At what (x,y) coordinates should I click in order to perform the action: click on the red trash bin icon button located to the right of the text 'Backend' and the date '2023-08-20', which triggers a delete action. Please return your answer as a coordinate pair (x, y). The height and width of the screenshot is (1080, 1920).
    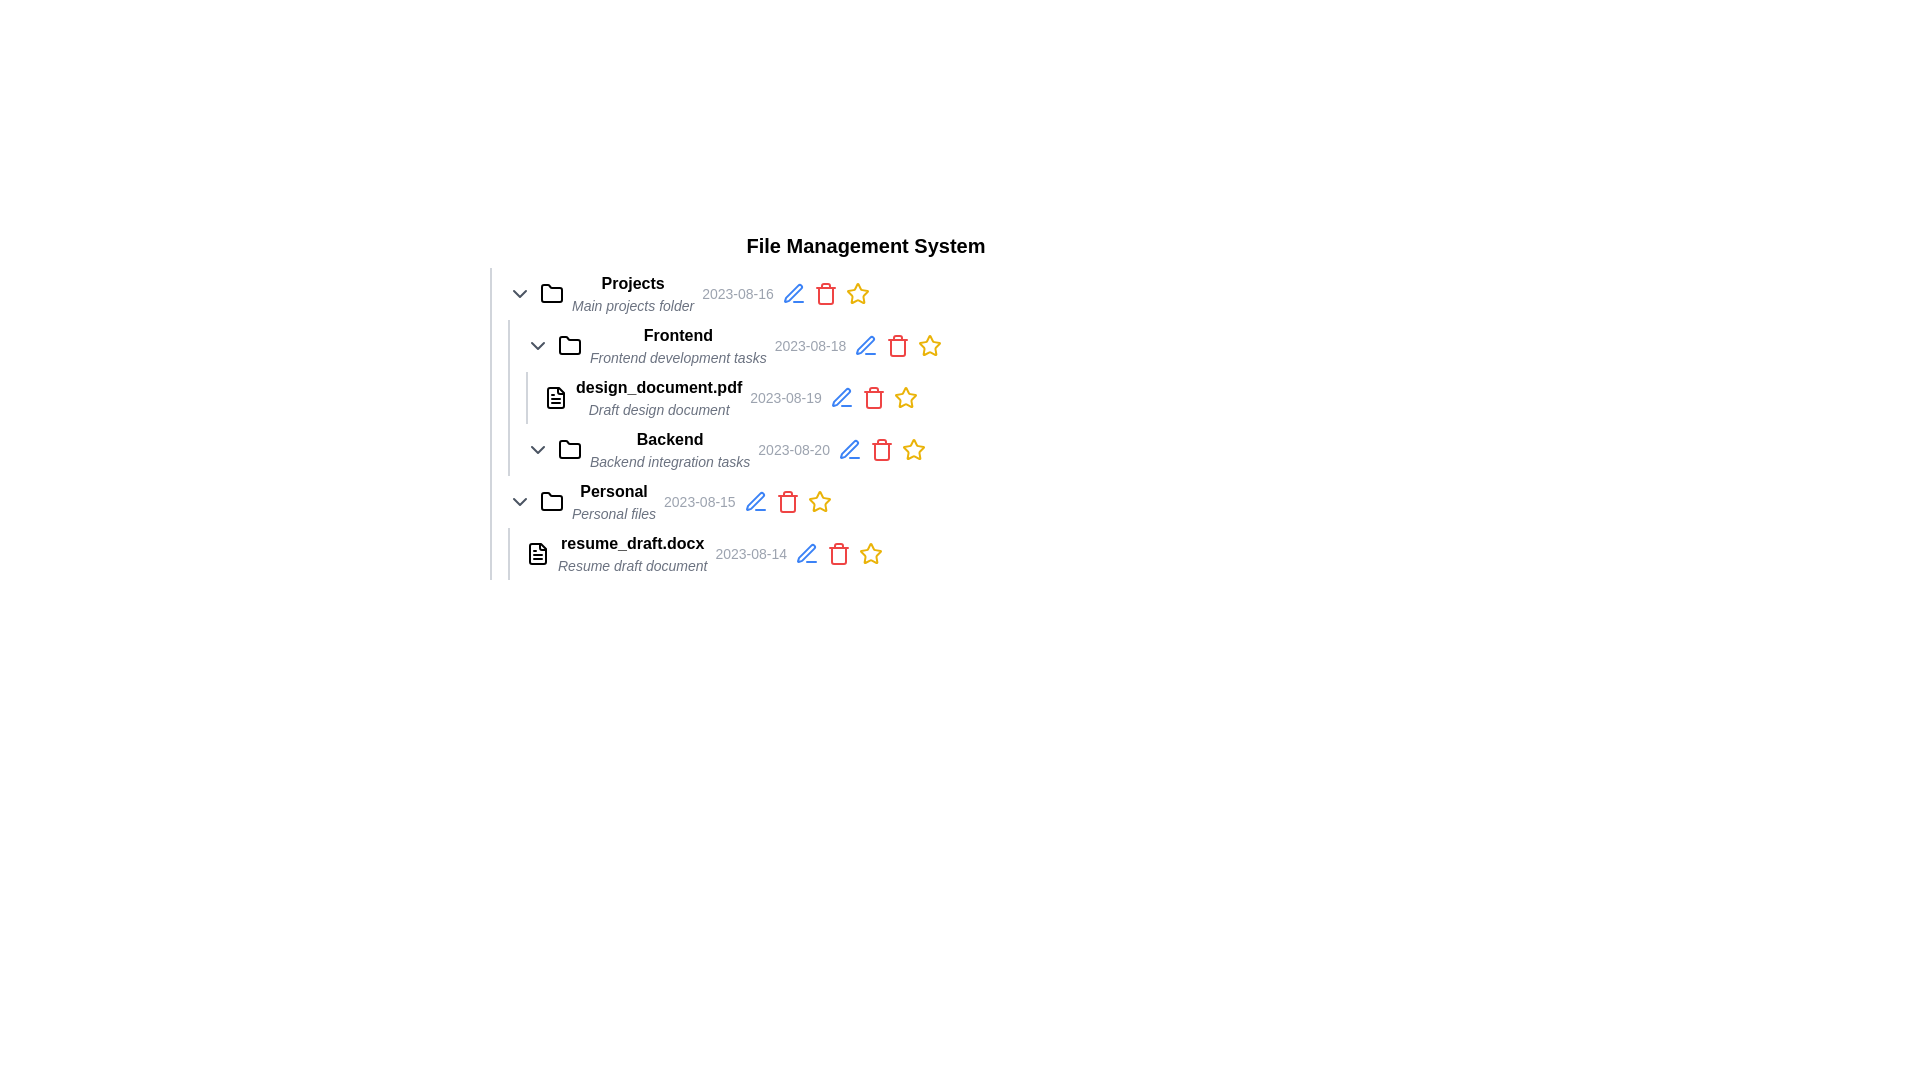
    Looking at the image, I should click on (880, 450).